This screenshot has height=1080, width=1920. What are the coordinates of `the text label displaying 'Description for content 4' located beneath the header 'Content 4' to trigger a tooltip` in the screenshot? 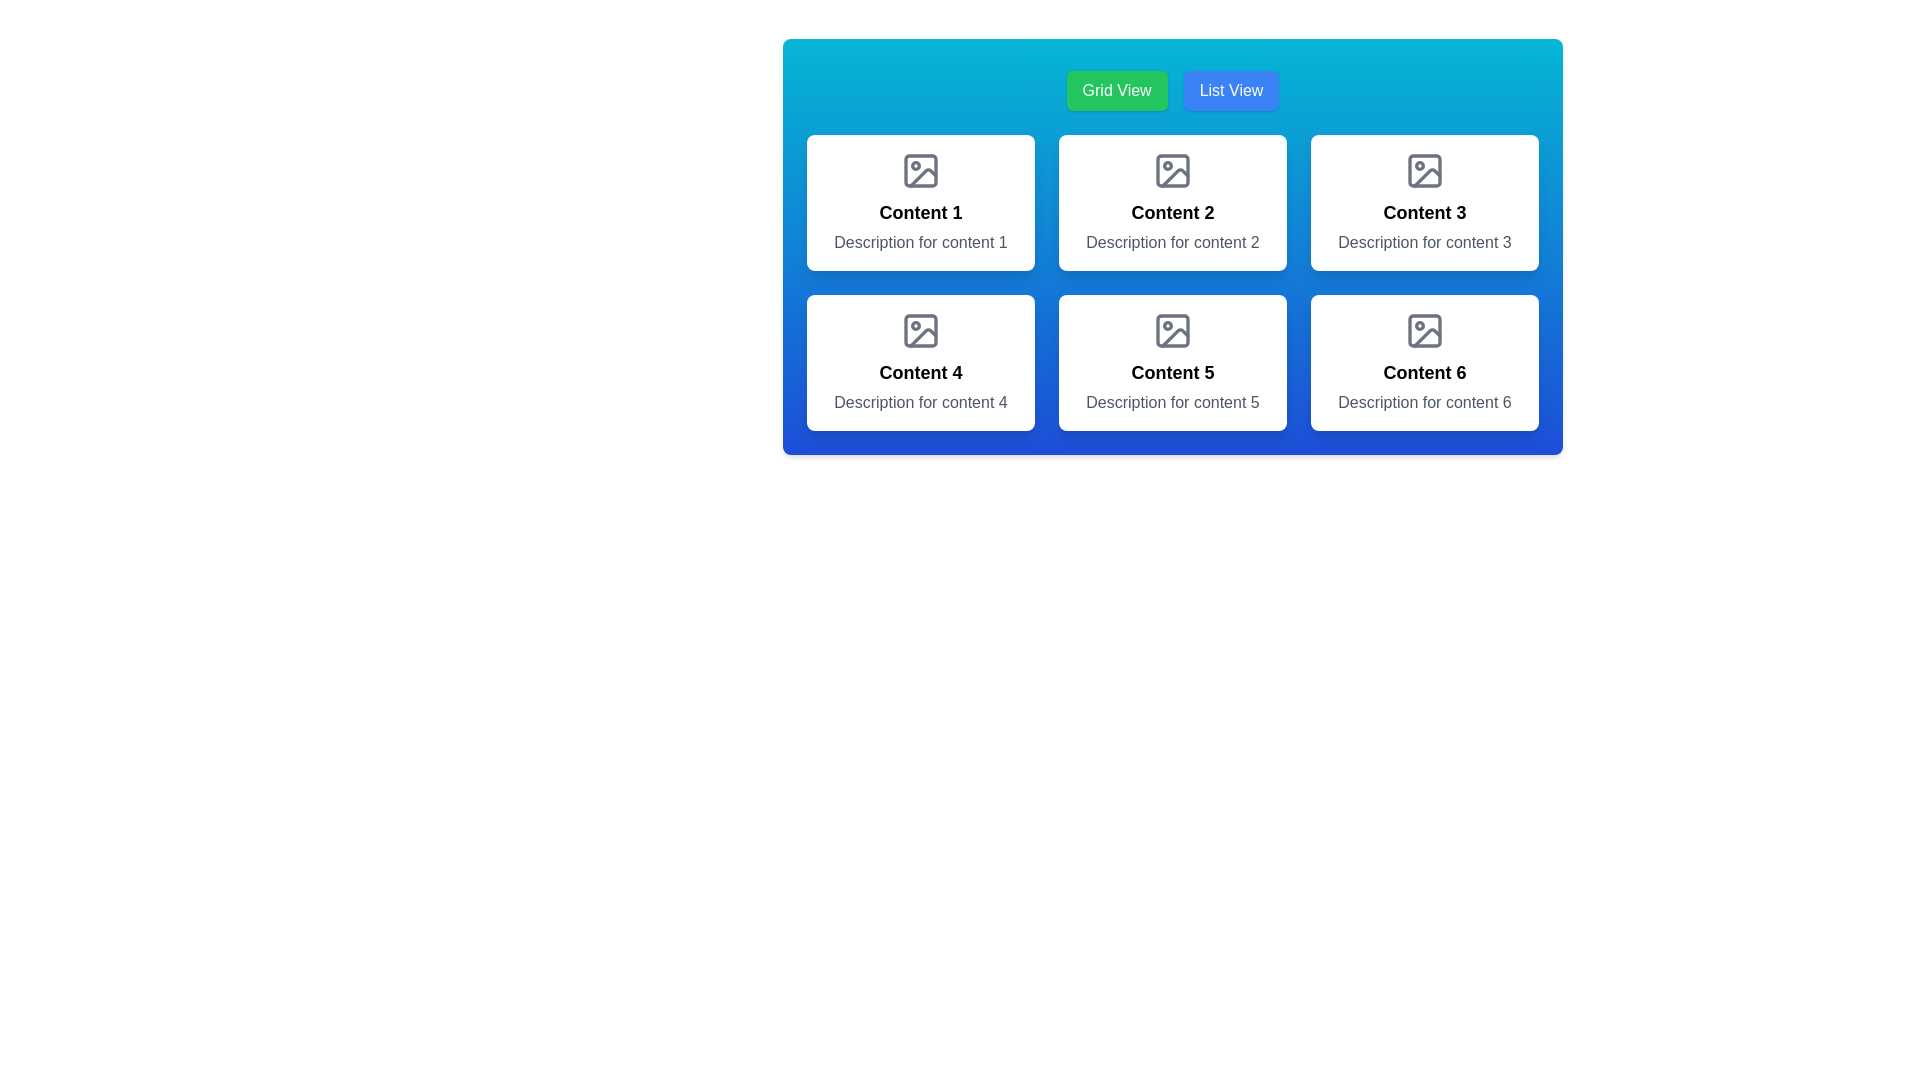 It's located at (920, 402).